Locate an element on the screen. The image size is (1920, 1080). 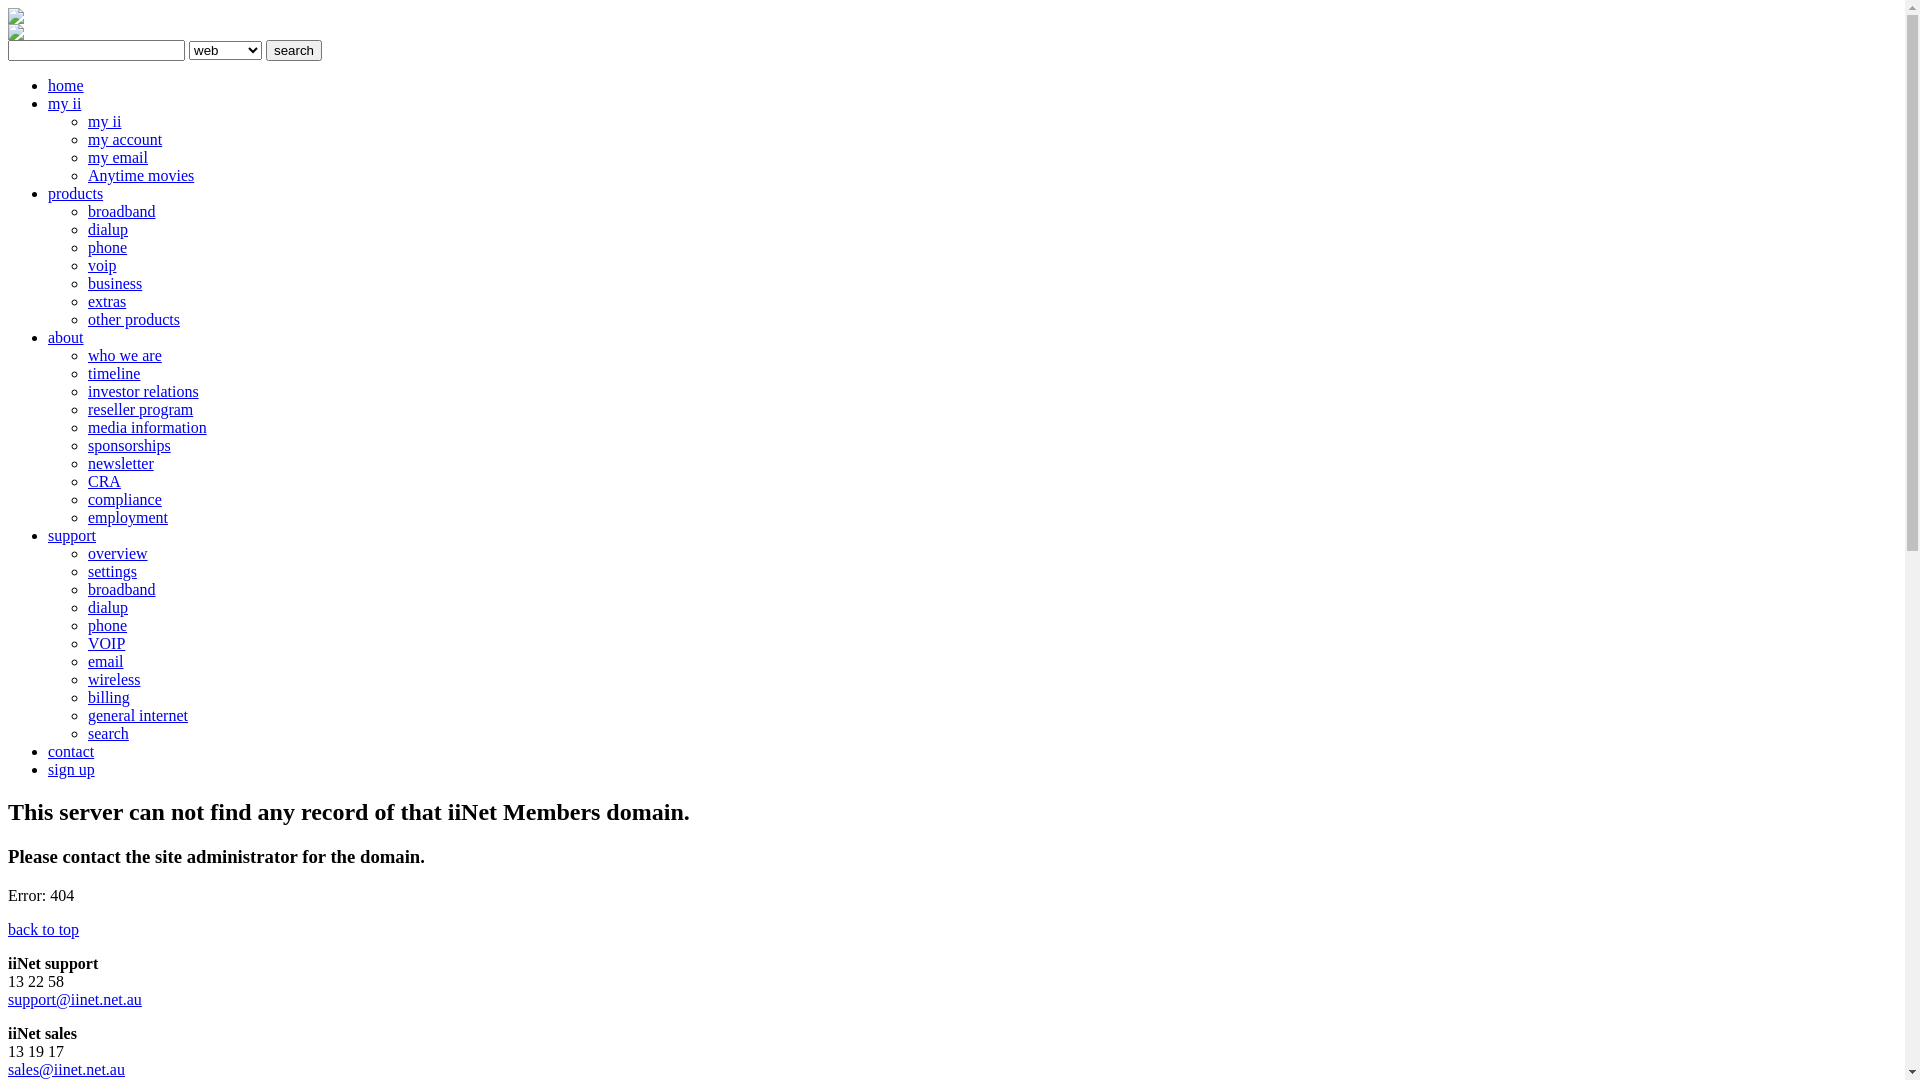
'sponsorships' is located at coordinates (128, 444).